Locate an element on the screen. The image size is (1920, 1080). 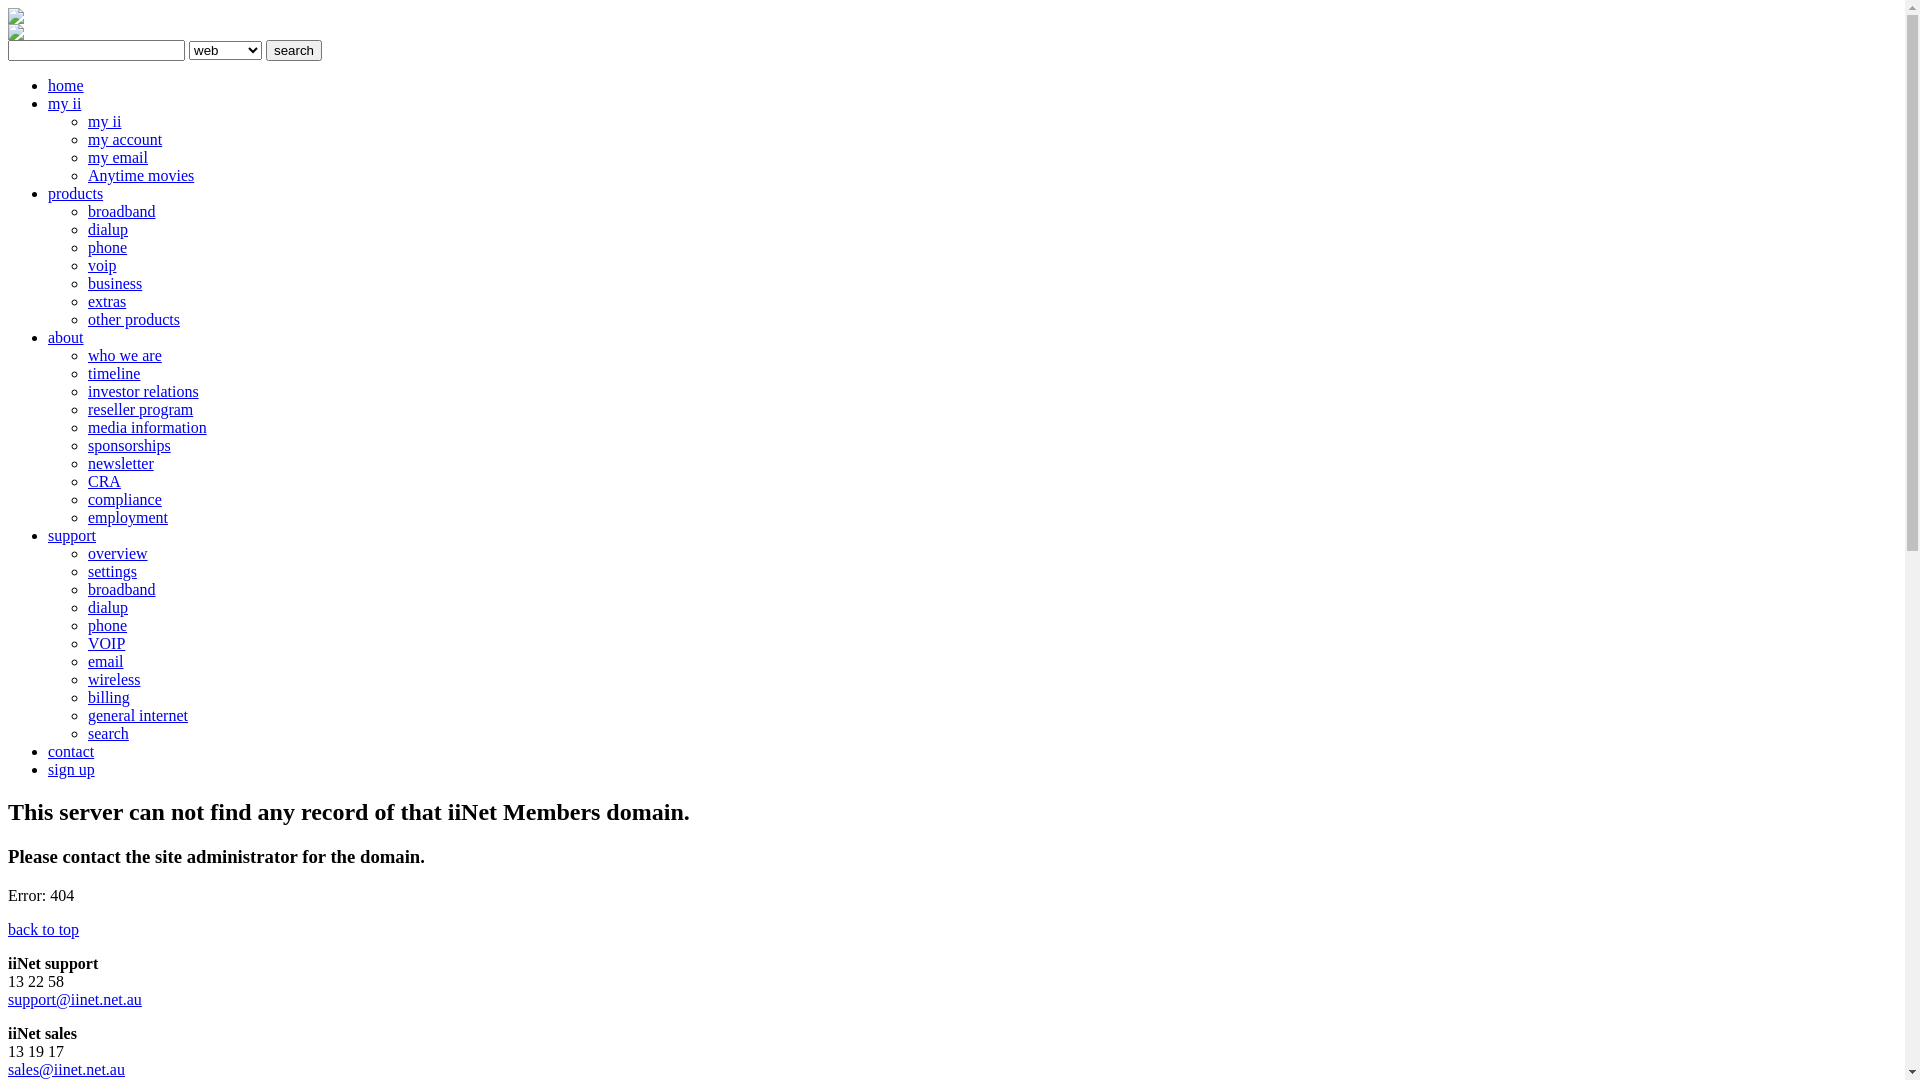
'sponsorships' is located at coordinates (128, 444).